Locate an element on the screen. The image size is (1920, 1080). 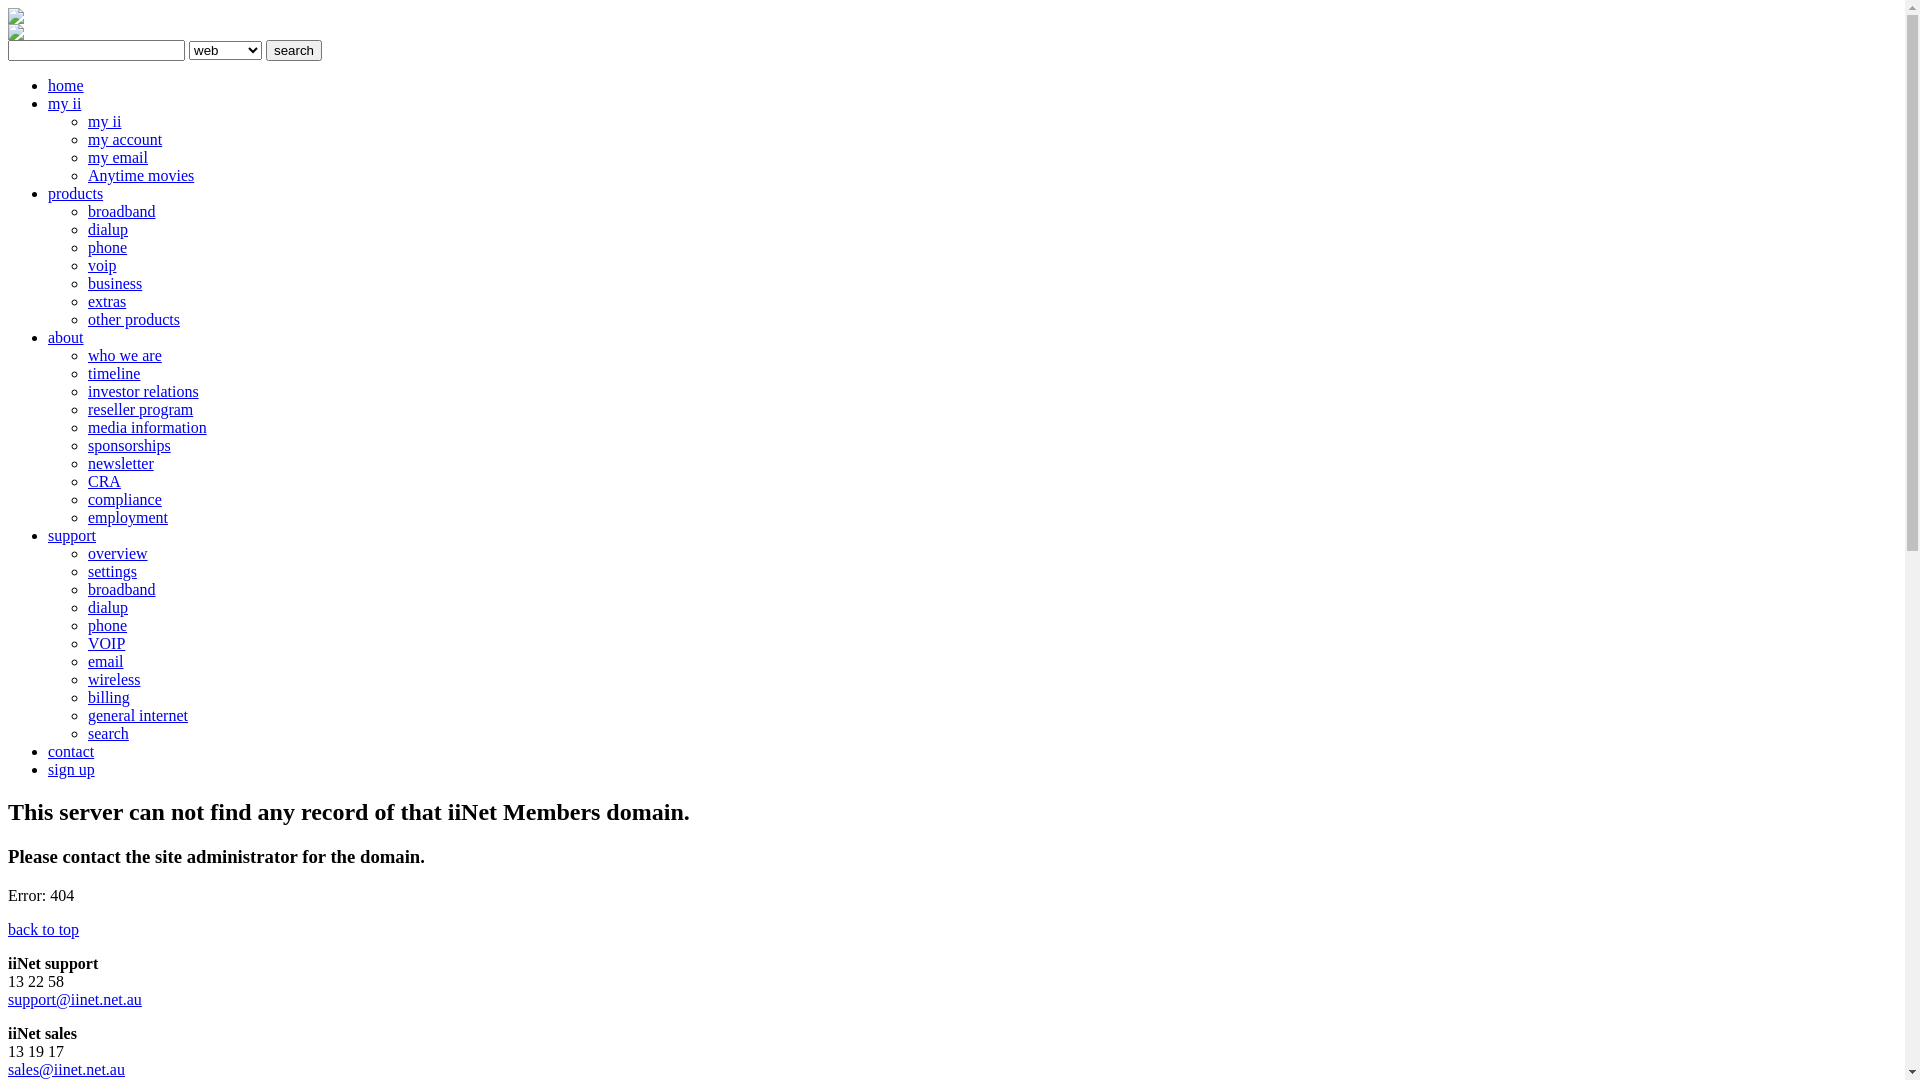
'sponsorships' is located at coordinates (128, 444).